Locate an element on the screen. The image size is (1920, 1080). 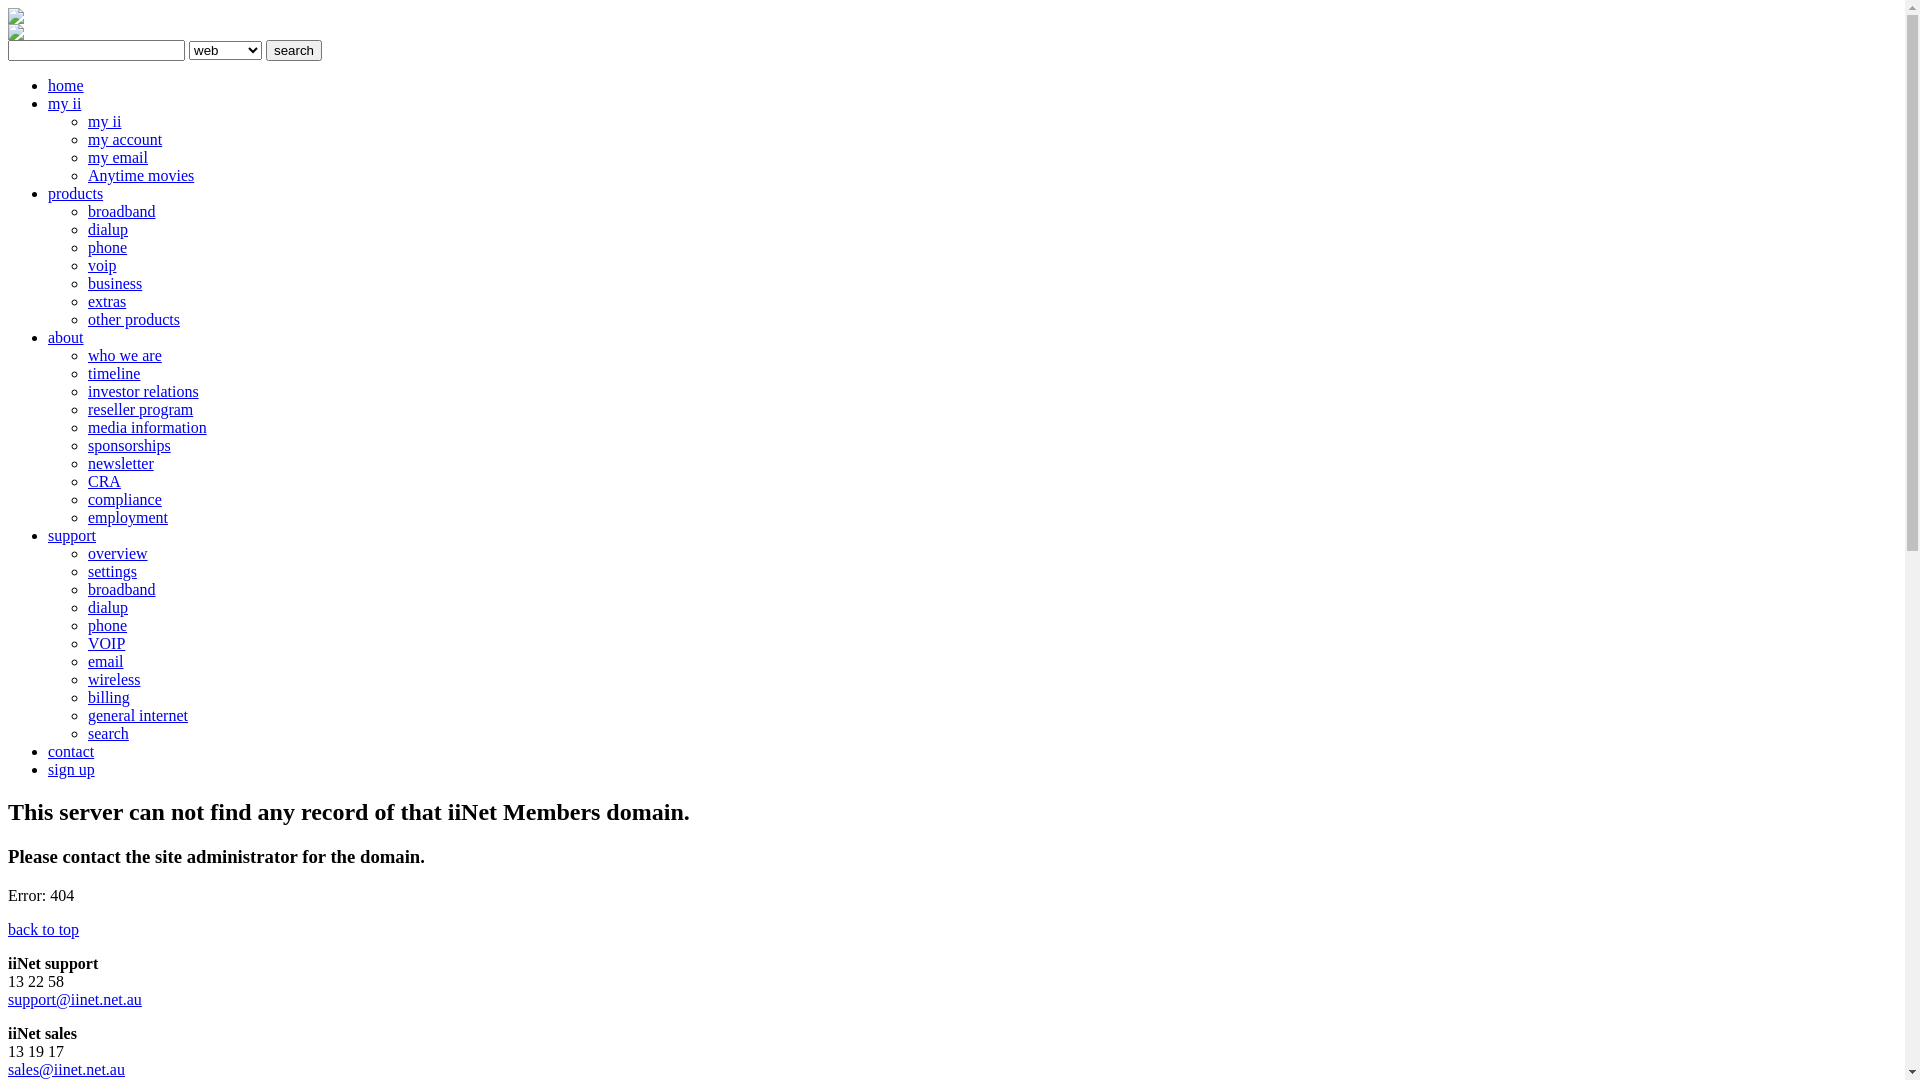
'sponsorships' is located at coordinates (128, 444).